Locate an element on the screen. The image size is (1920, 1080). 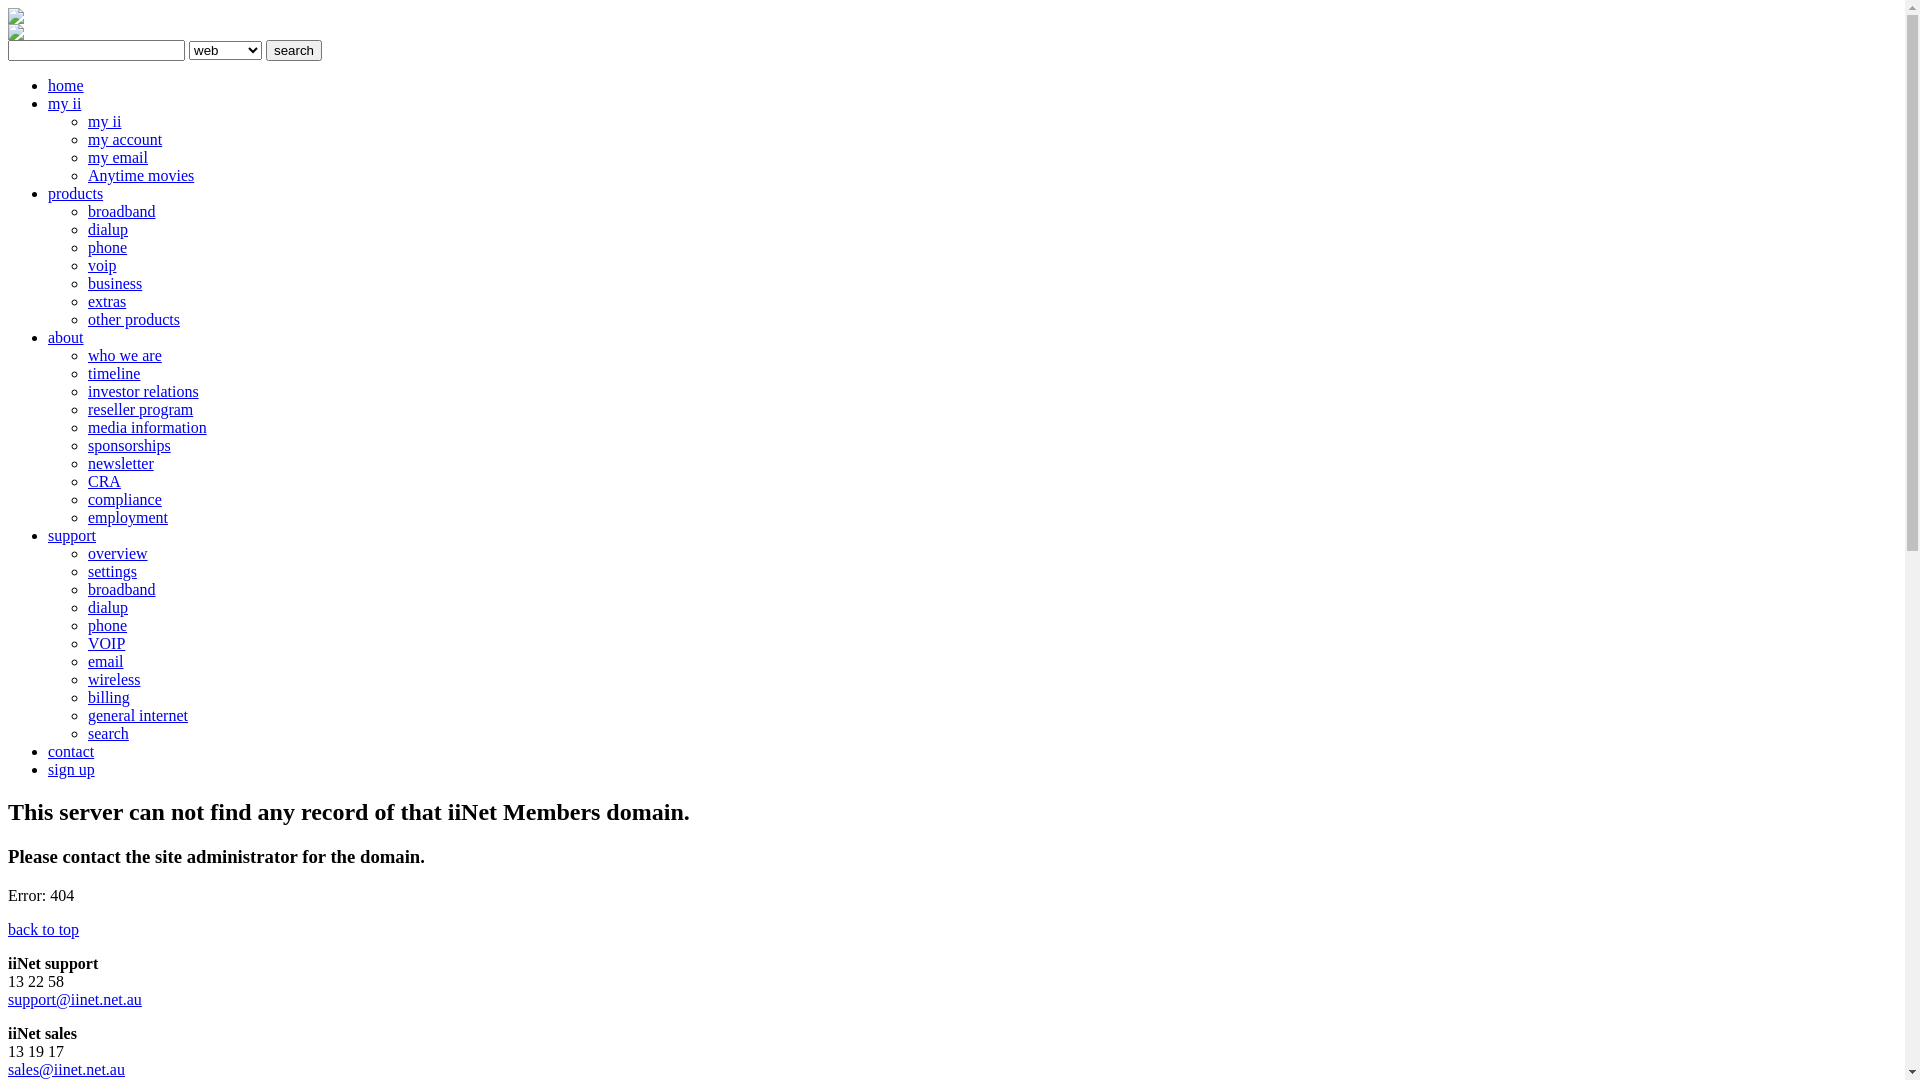
'sponsorships' is located at coordinates (128, 444).